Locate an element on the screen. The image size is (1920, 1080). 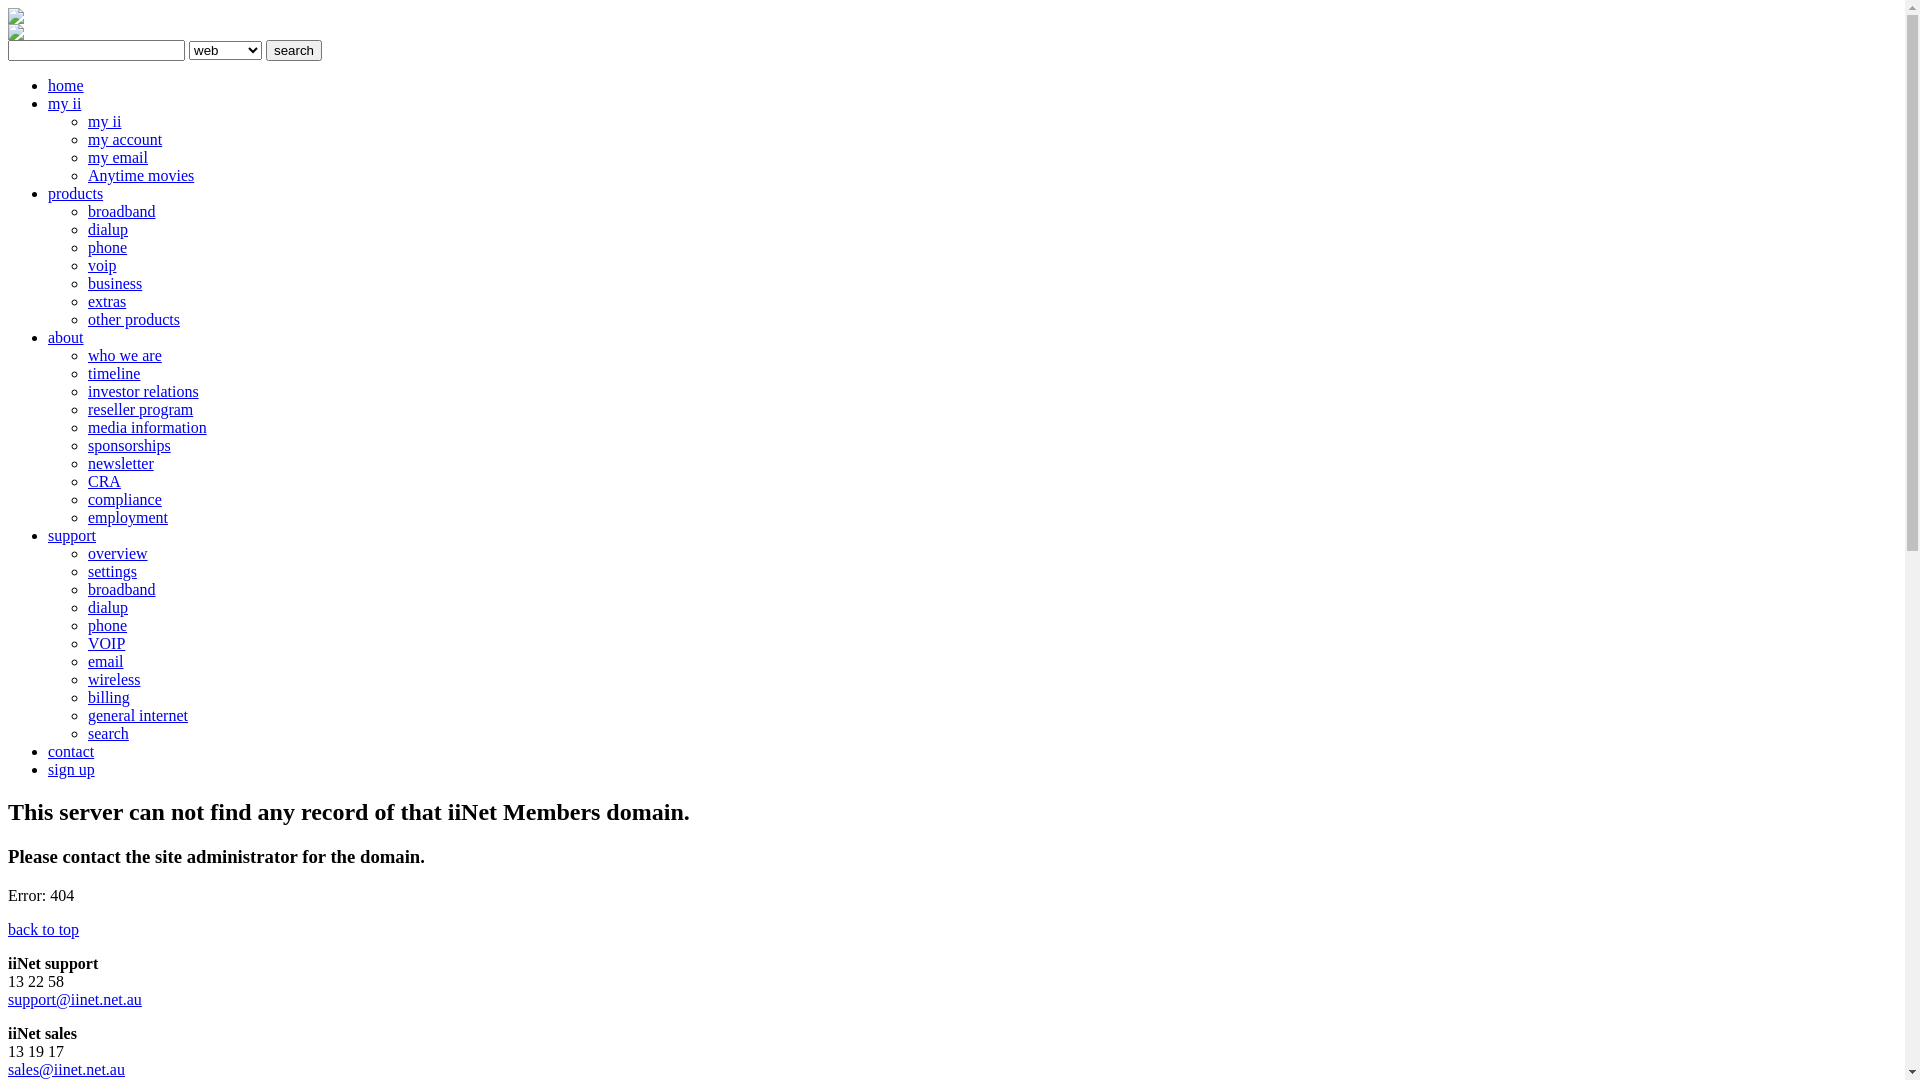
'sponsorships' is located at coordinates (128, 444).